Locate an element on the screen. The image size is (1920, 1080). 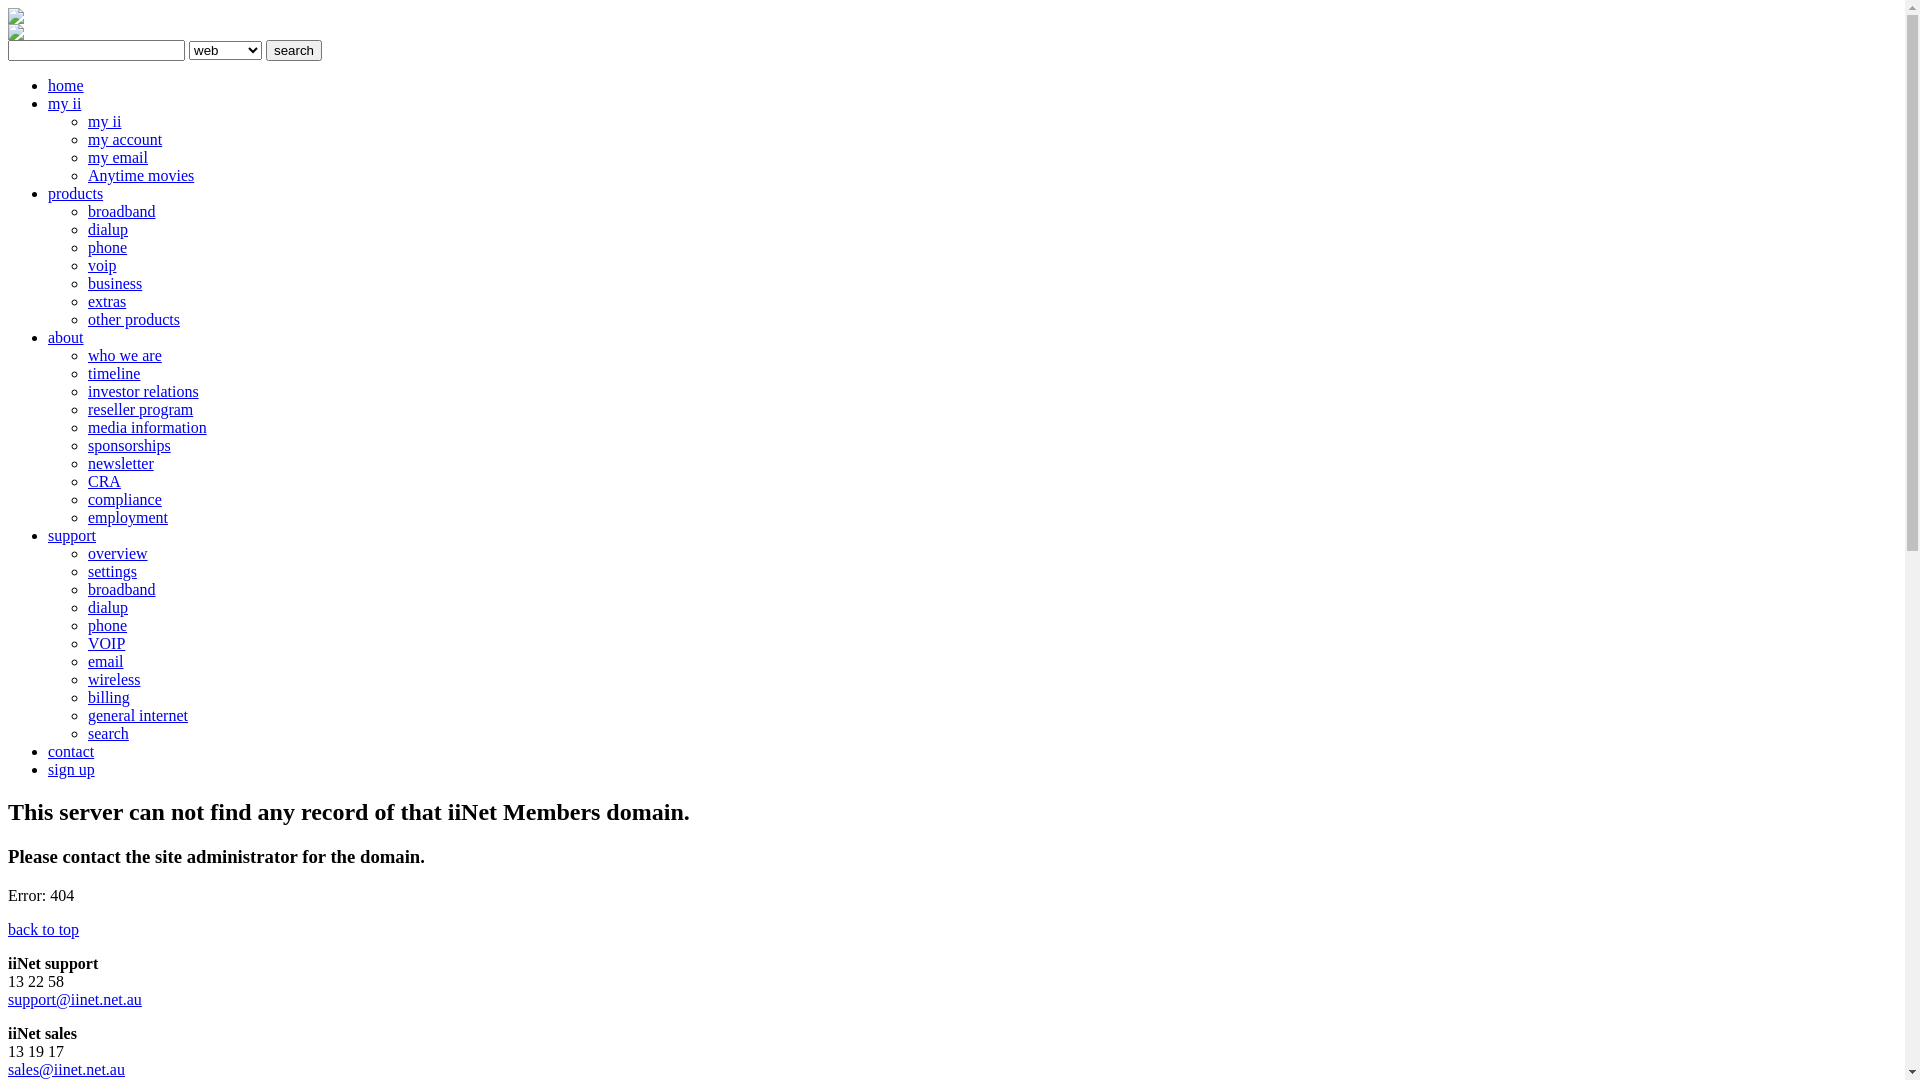
'sponsorships' is located at coordinates (128, 444).